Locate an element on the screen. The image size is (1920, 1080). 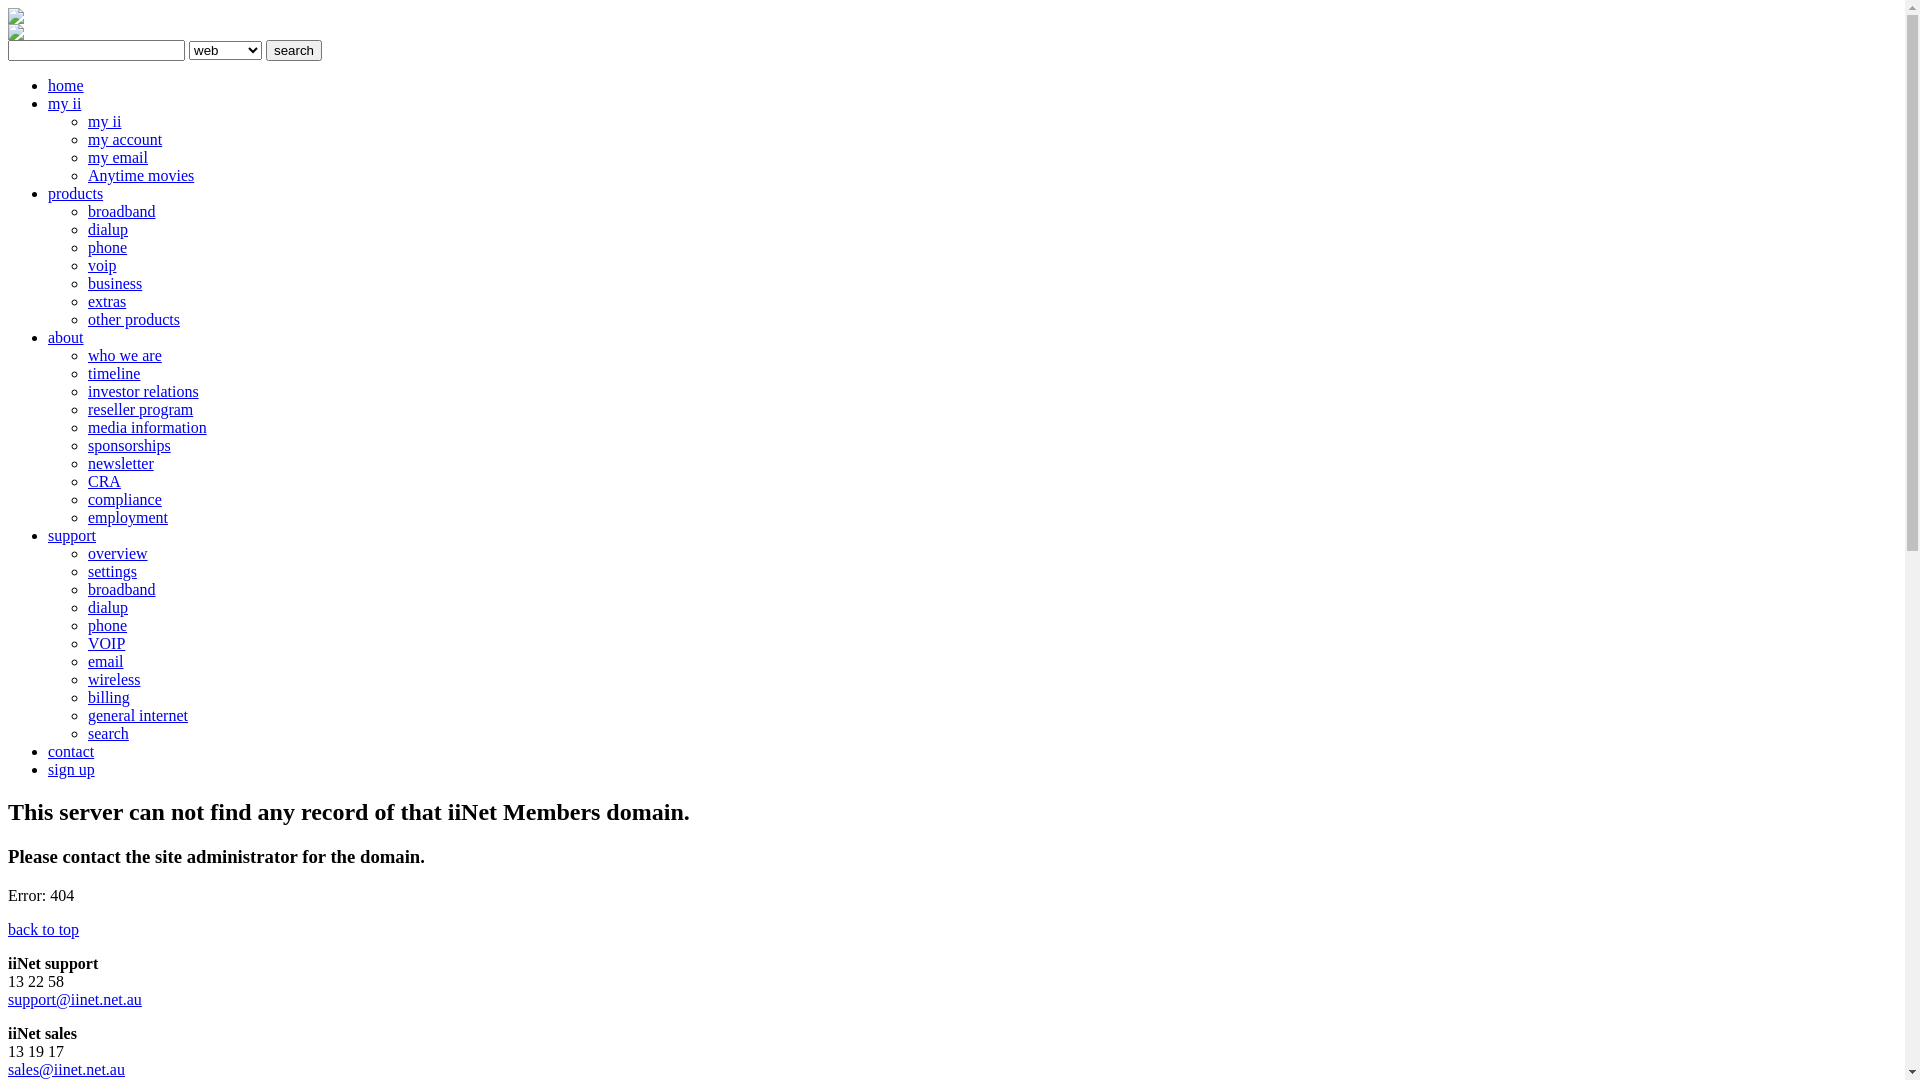
'sponsorships' is located at coordinates (128, 444).